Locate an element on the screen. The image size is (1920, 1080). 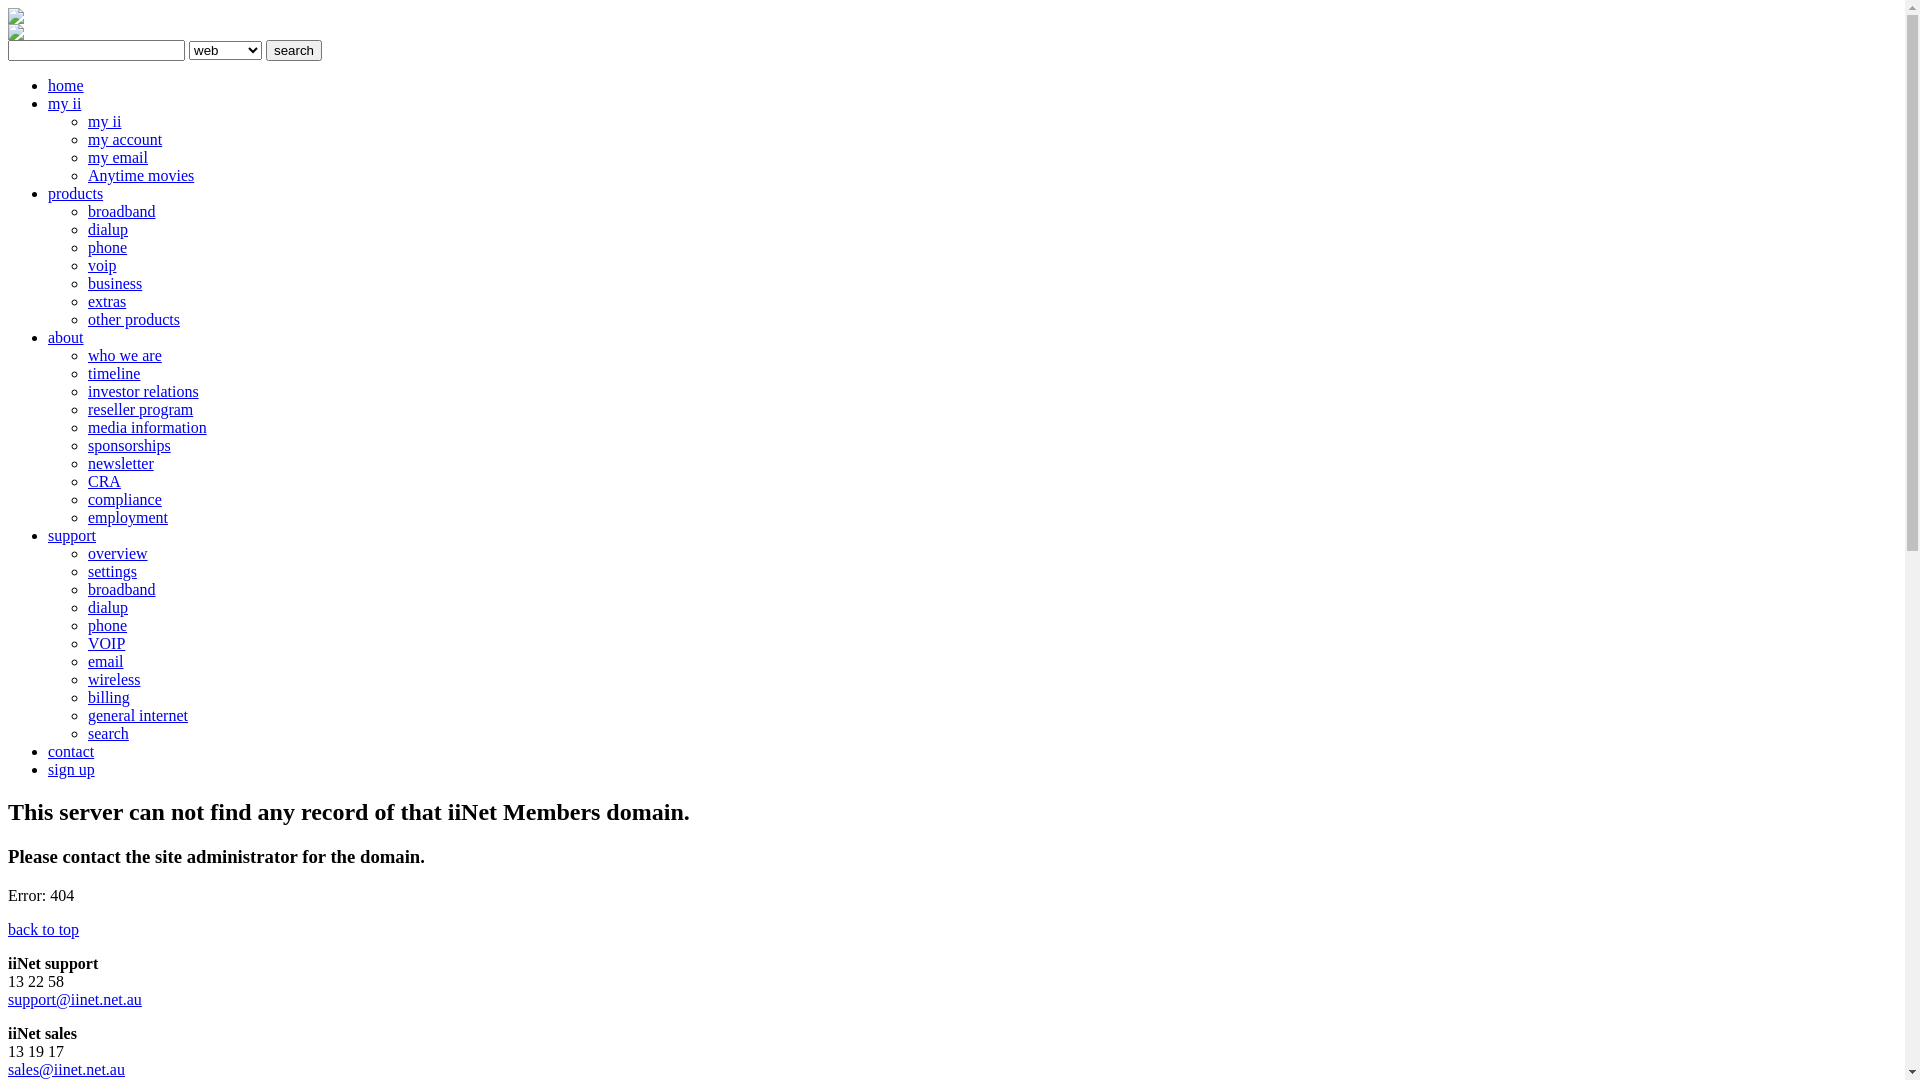
'sponsorships' is located at coordinates (128, 444).